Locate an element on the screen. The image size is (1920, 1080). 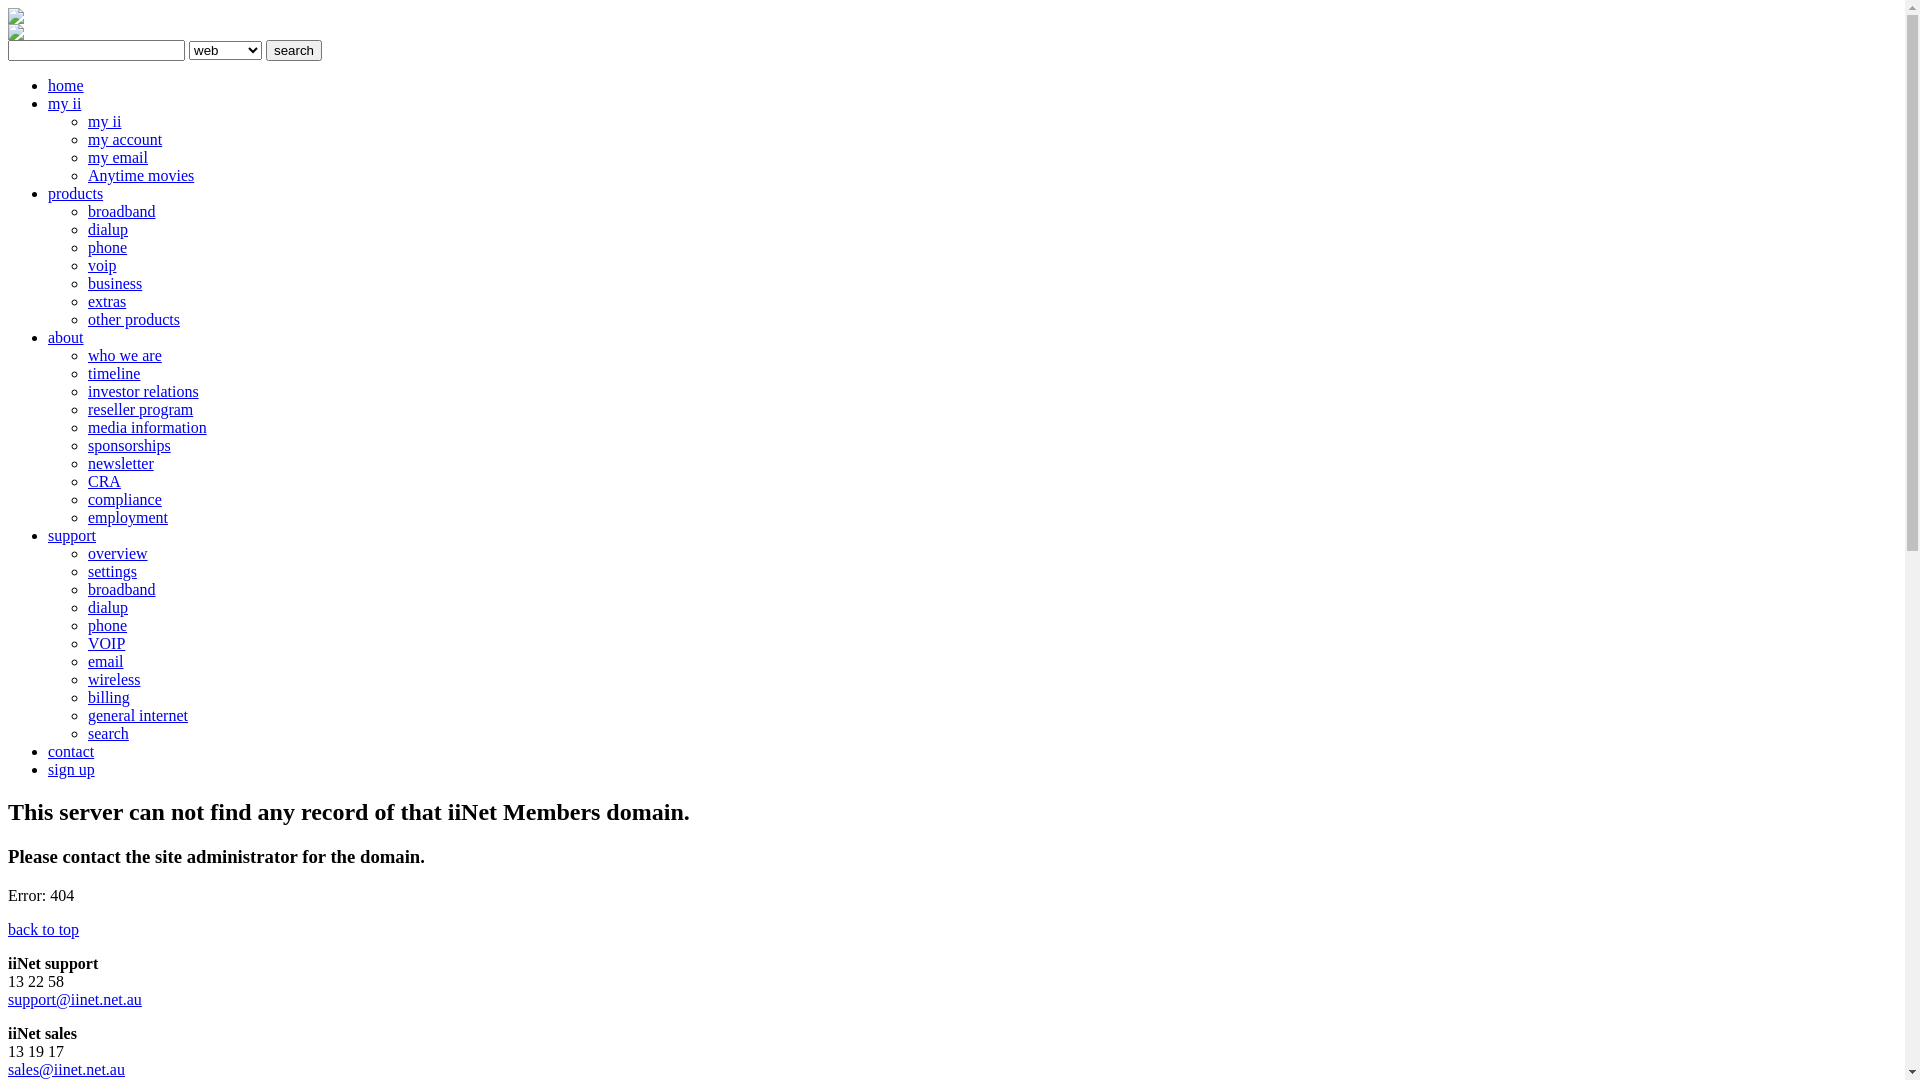
'sponsorships' is located at coordinates (128, 444).